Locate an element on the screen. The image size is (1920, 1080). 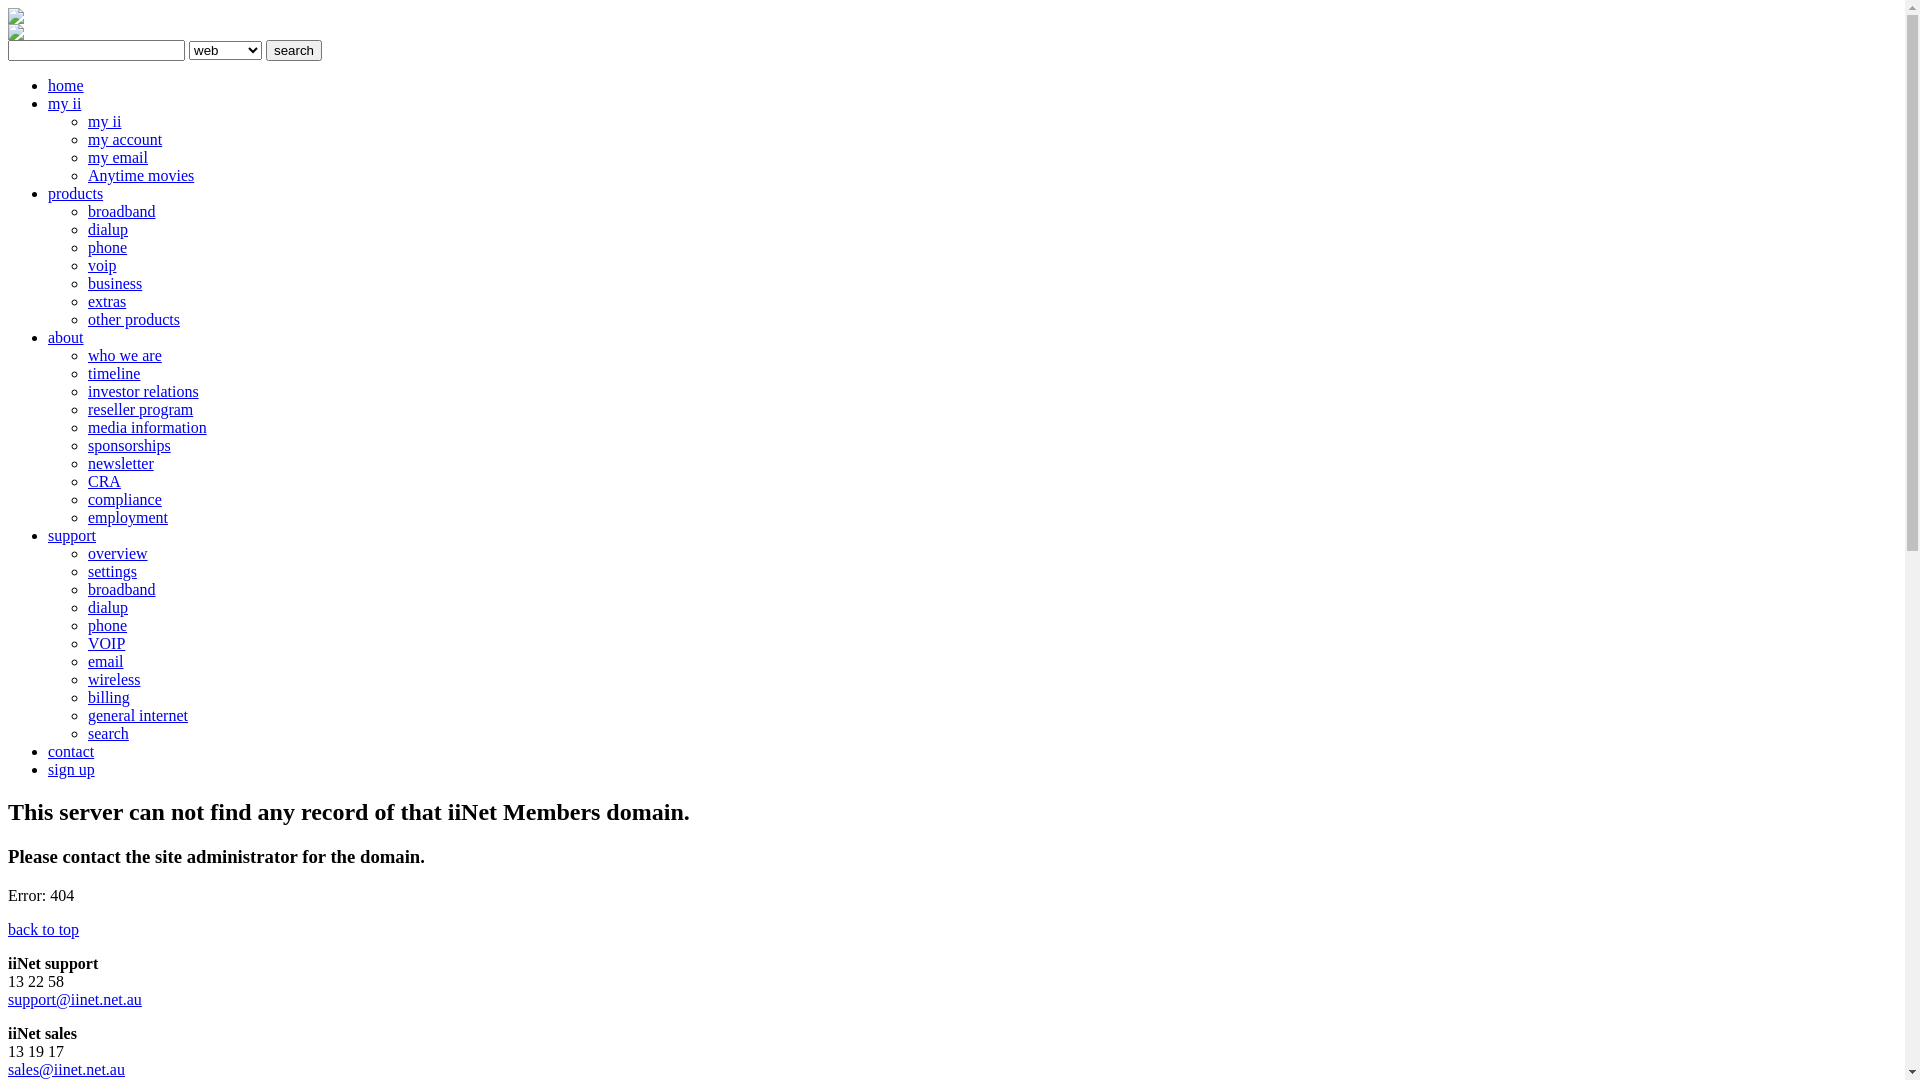
'sponsorships' is located at coordinates (128, 444).